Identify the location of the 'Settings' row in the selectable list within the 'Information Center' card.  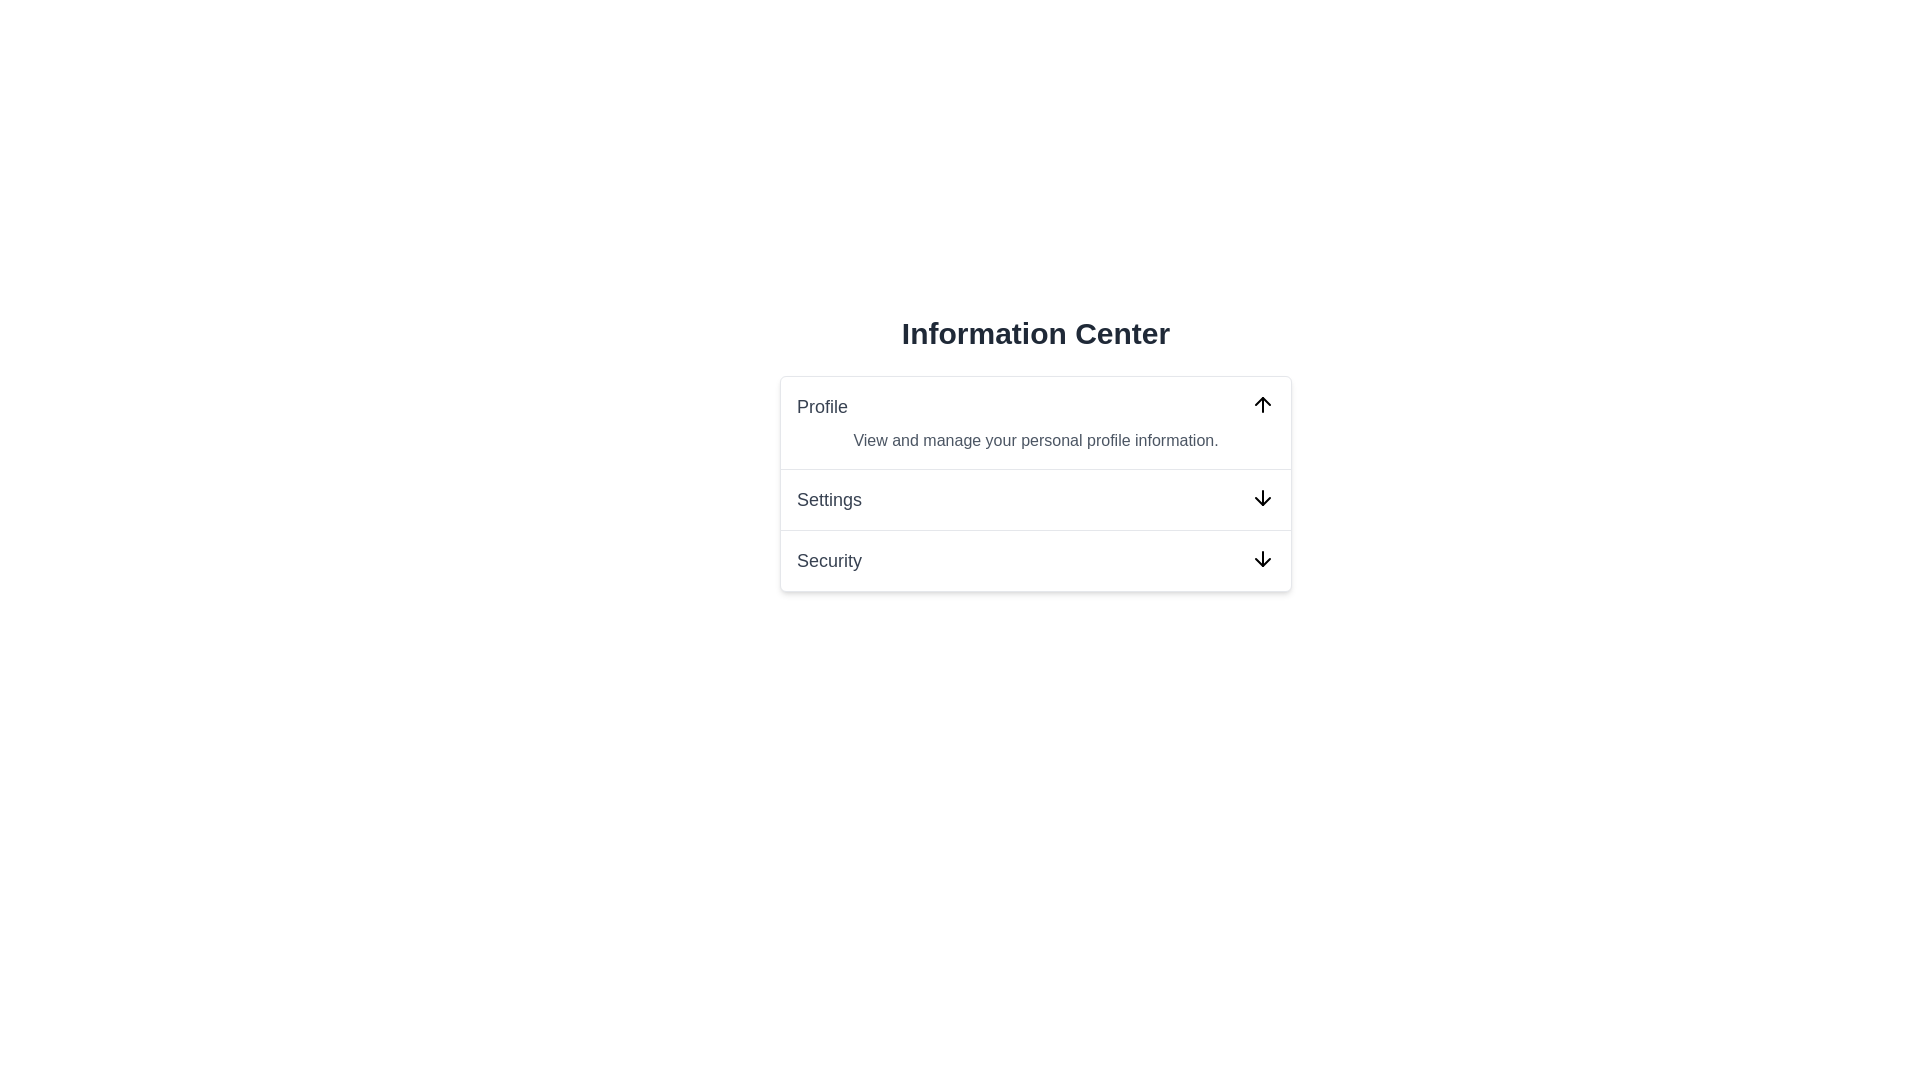
(1036, 483).